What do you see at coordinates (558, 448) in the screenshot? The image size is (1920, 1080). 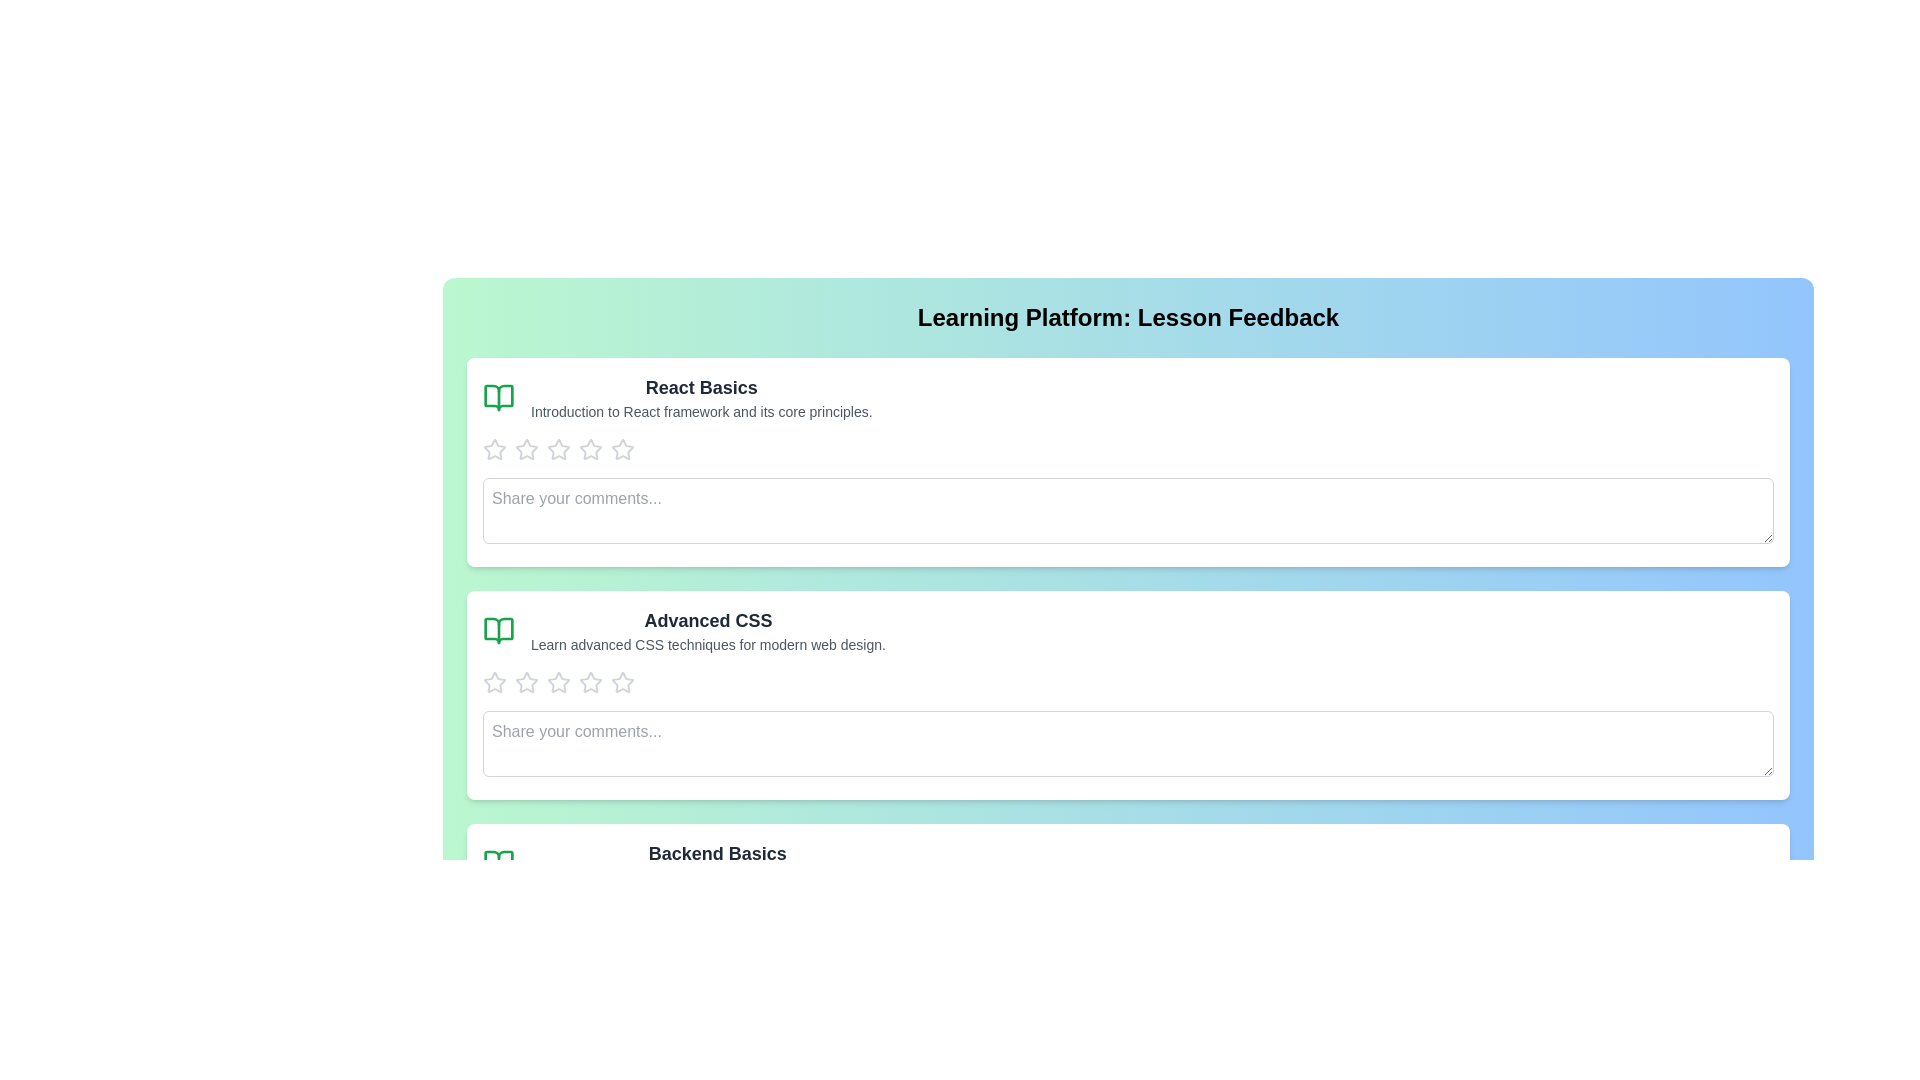 I see `the second star icon in the rating widget under the 'React Basics' lesson section` at bounding box center [558, 448].